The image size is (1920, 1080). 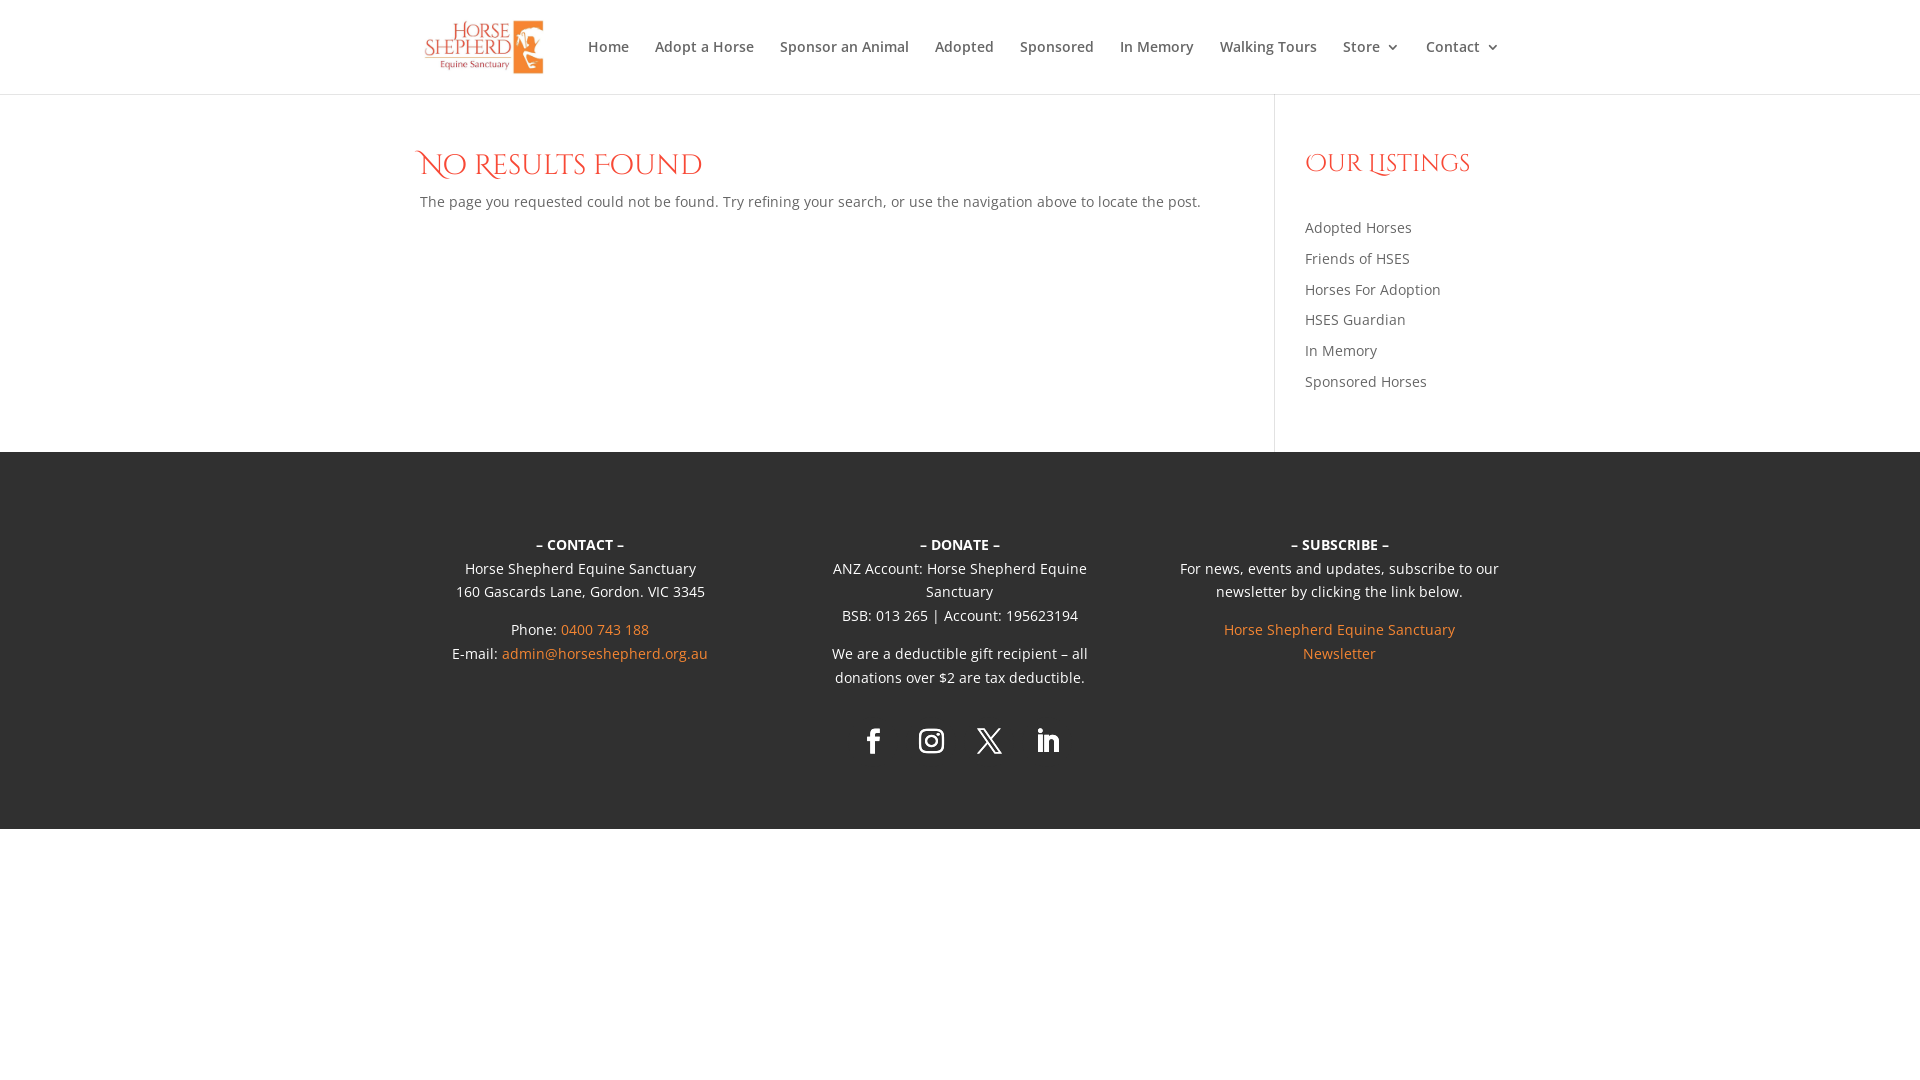 What do you see at coordinates (603, 653) in the screenshot?
I see `'admin@horseshepherd.org.au'` at bounding box center [603, 653].